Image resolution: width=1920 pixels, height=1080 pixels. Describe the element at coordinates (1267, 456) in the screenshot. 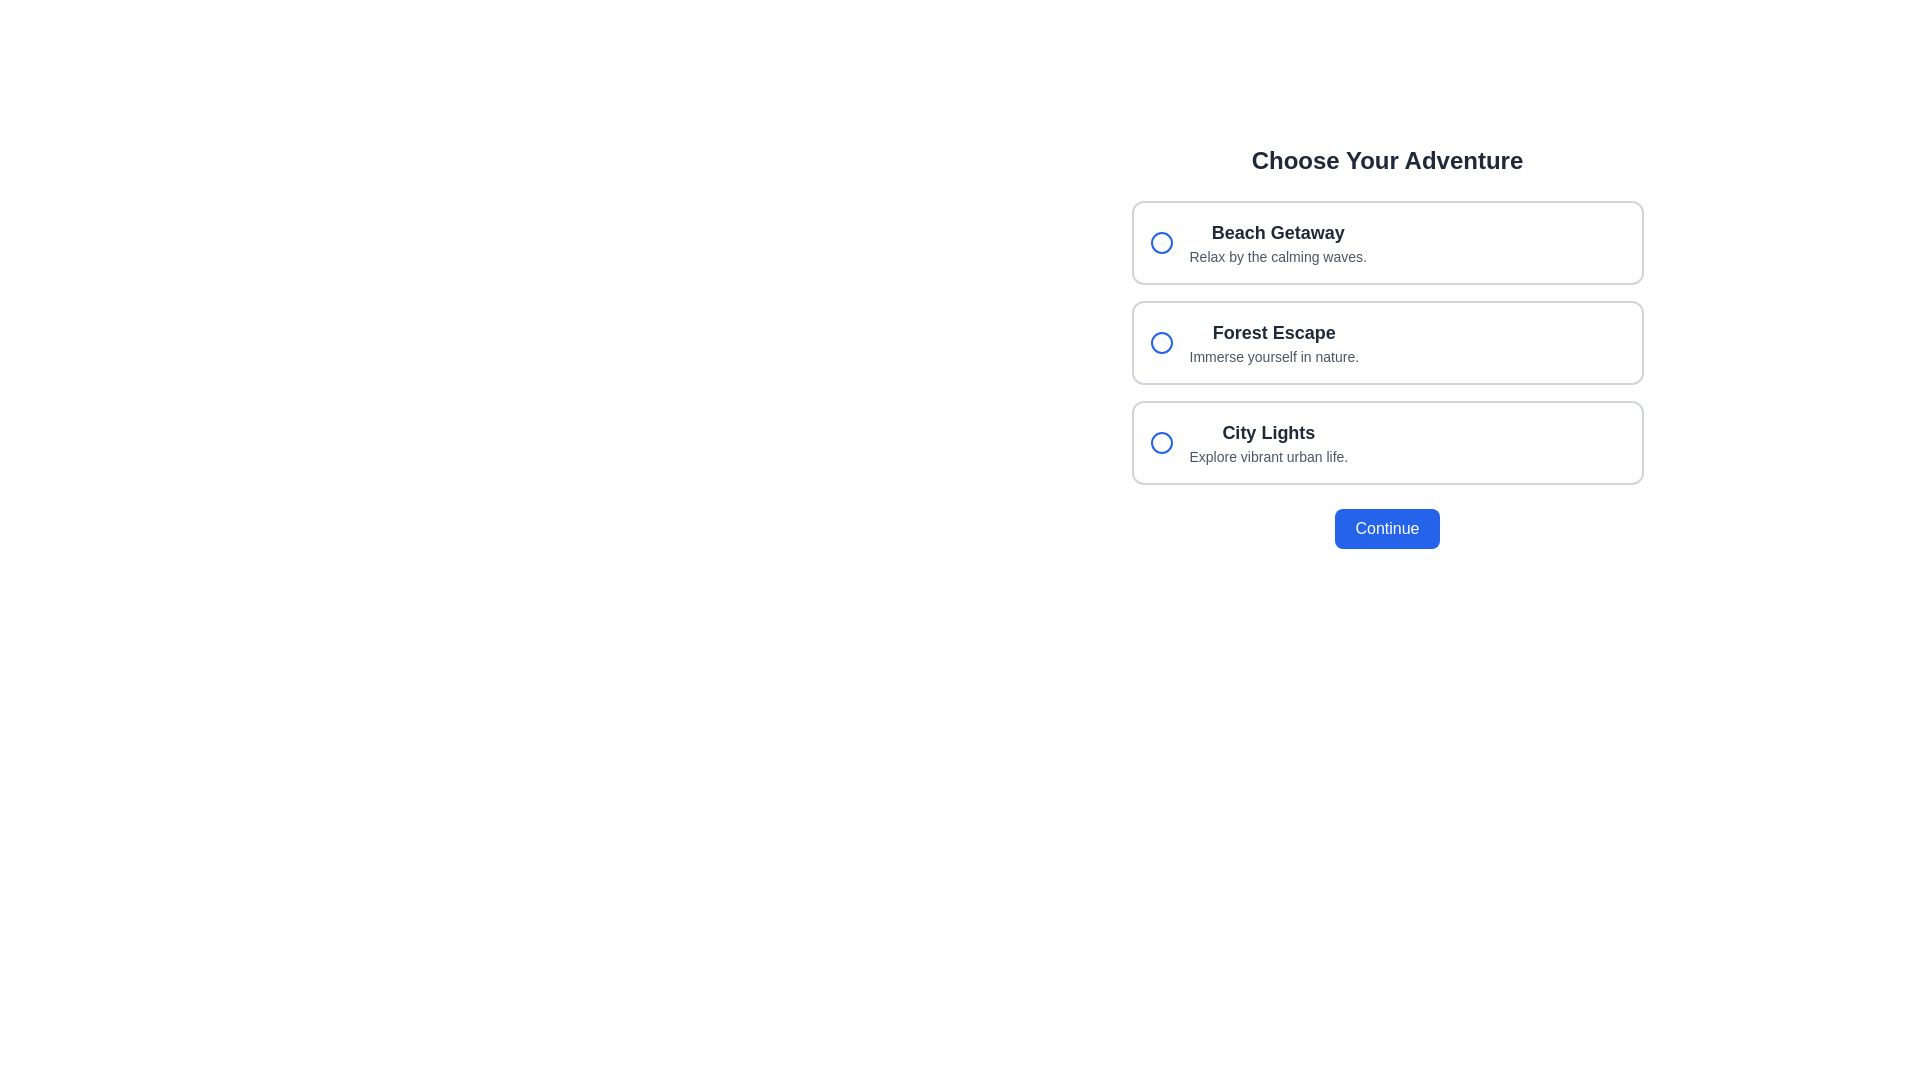

I see `the text label that reads 'Explore vibrant urban life.' which is positioned below the bold title 'City Lights'` at that location.